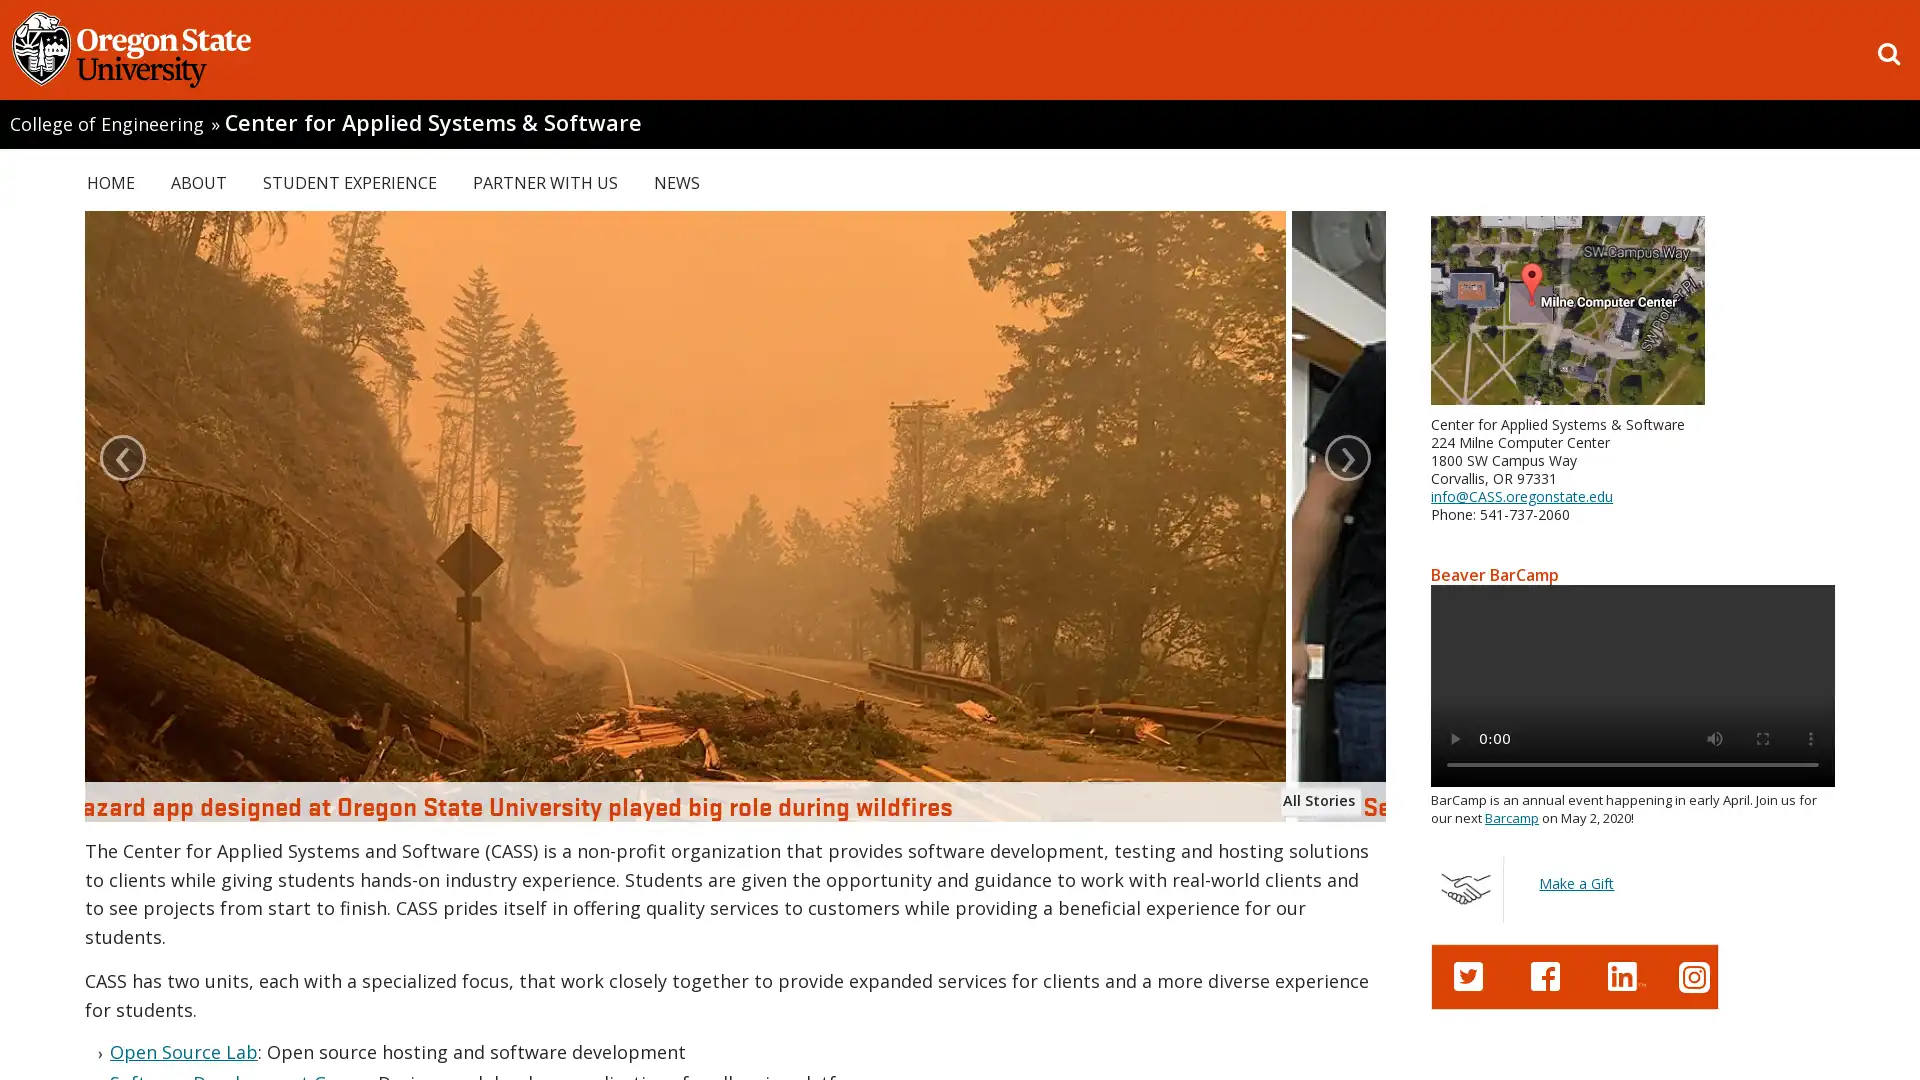 Image resolution: width=1920 pixels, height=1080 pixels. I want to click on enter full screen, so click(1761, 737).